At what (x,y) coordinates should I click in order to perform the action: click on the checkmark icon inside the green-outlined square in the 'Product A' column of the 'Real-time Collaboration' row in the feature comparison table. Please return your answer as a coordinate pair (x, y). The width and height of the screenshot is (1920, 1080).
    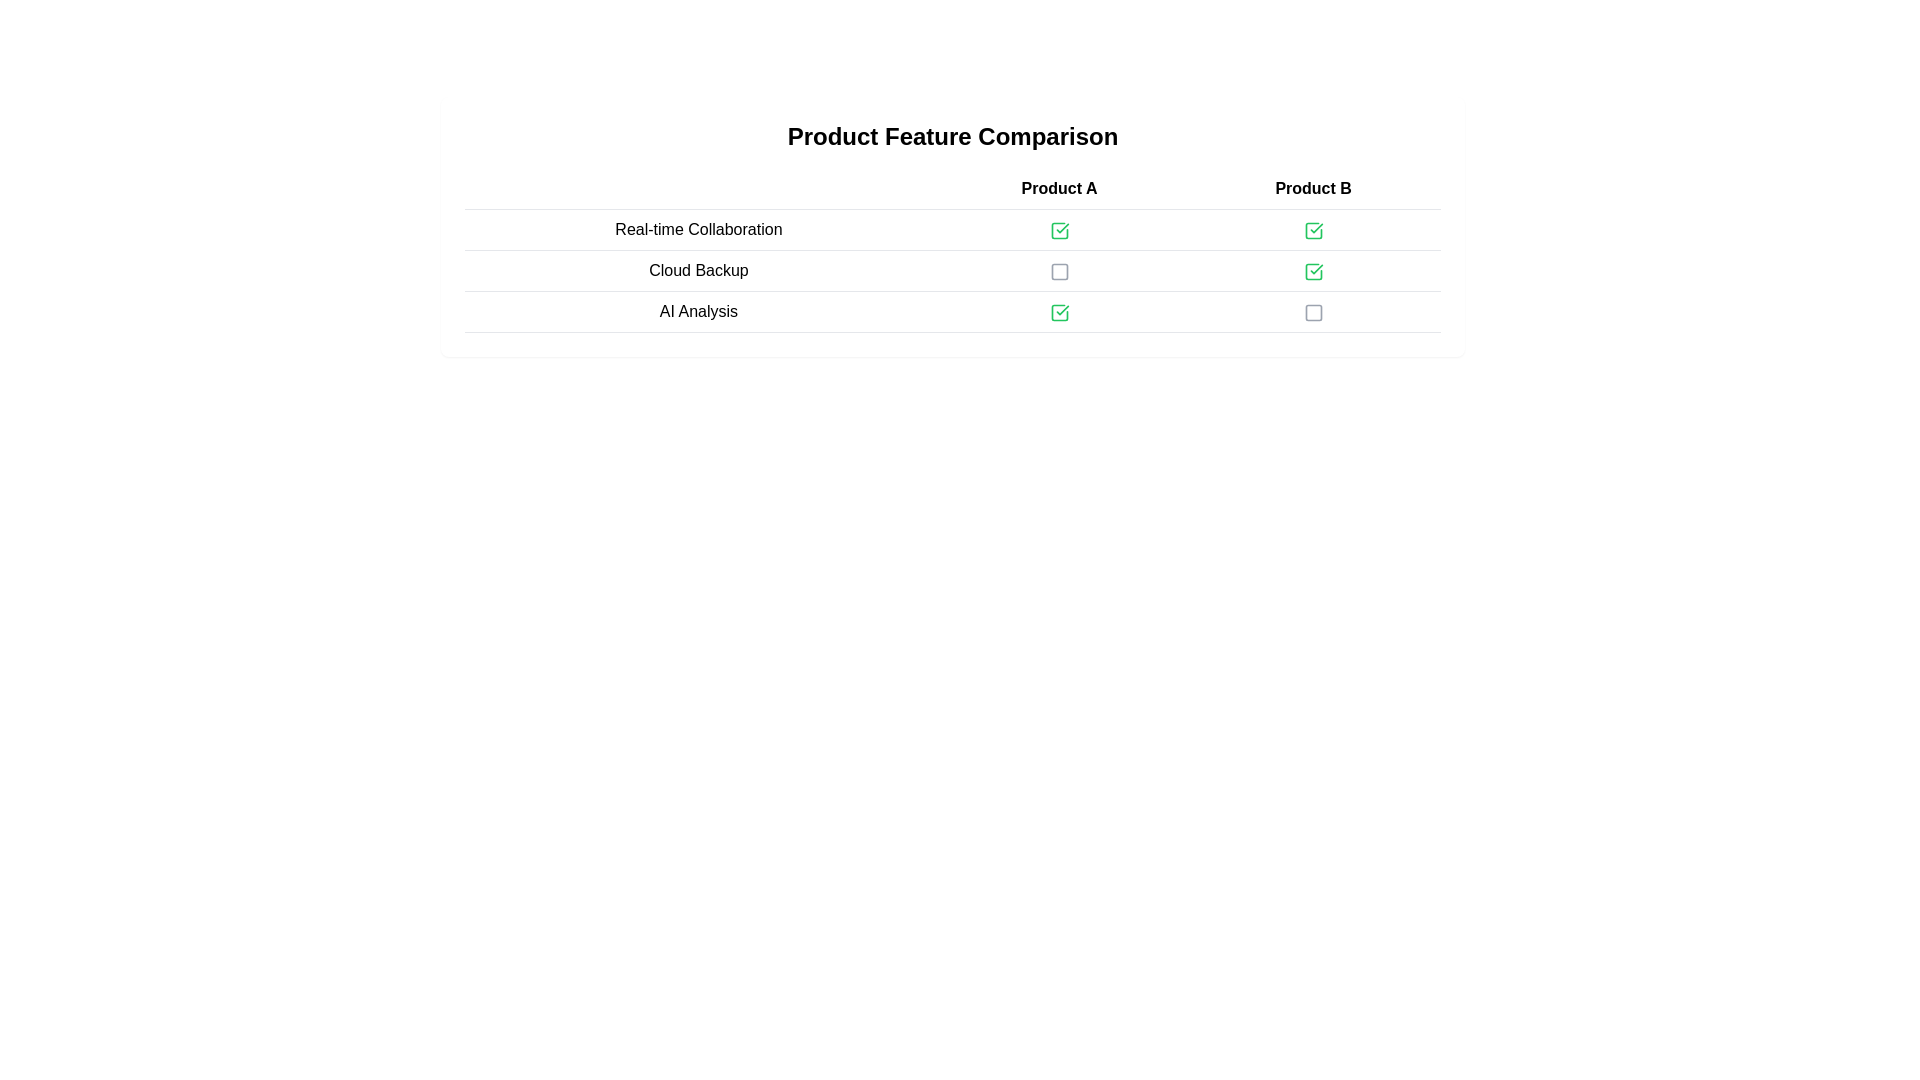
    Looking at the image, I should click on (1058, 312).